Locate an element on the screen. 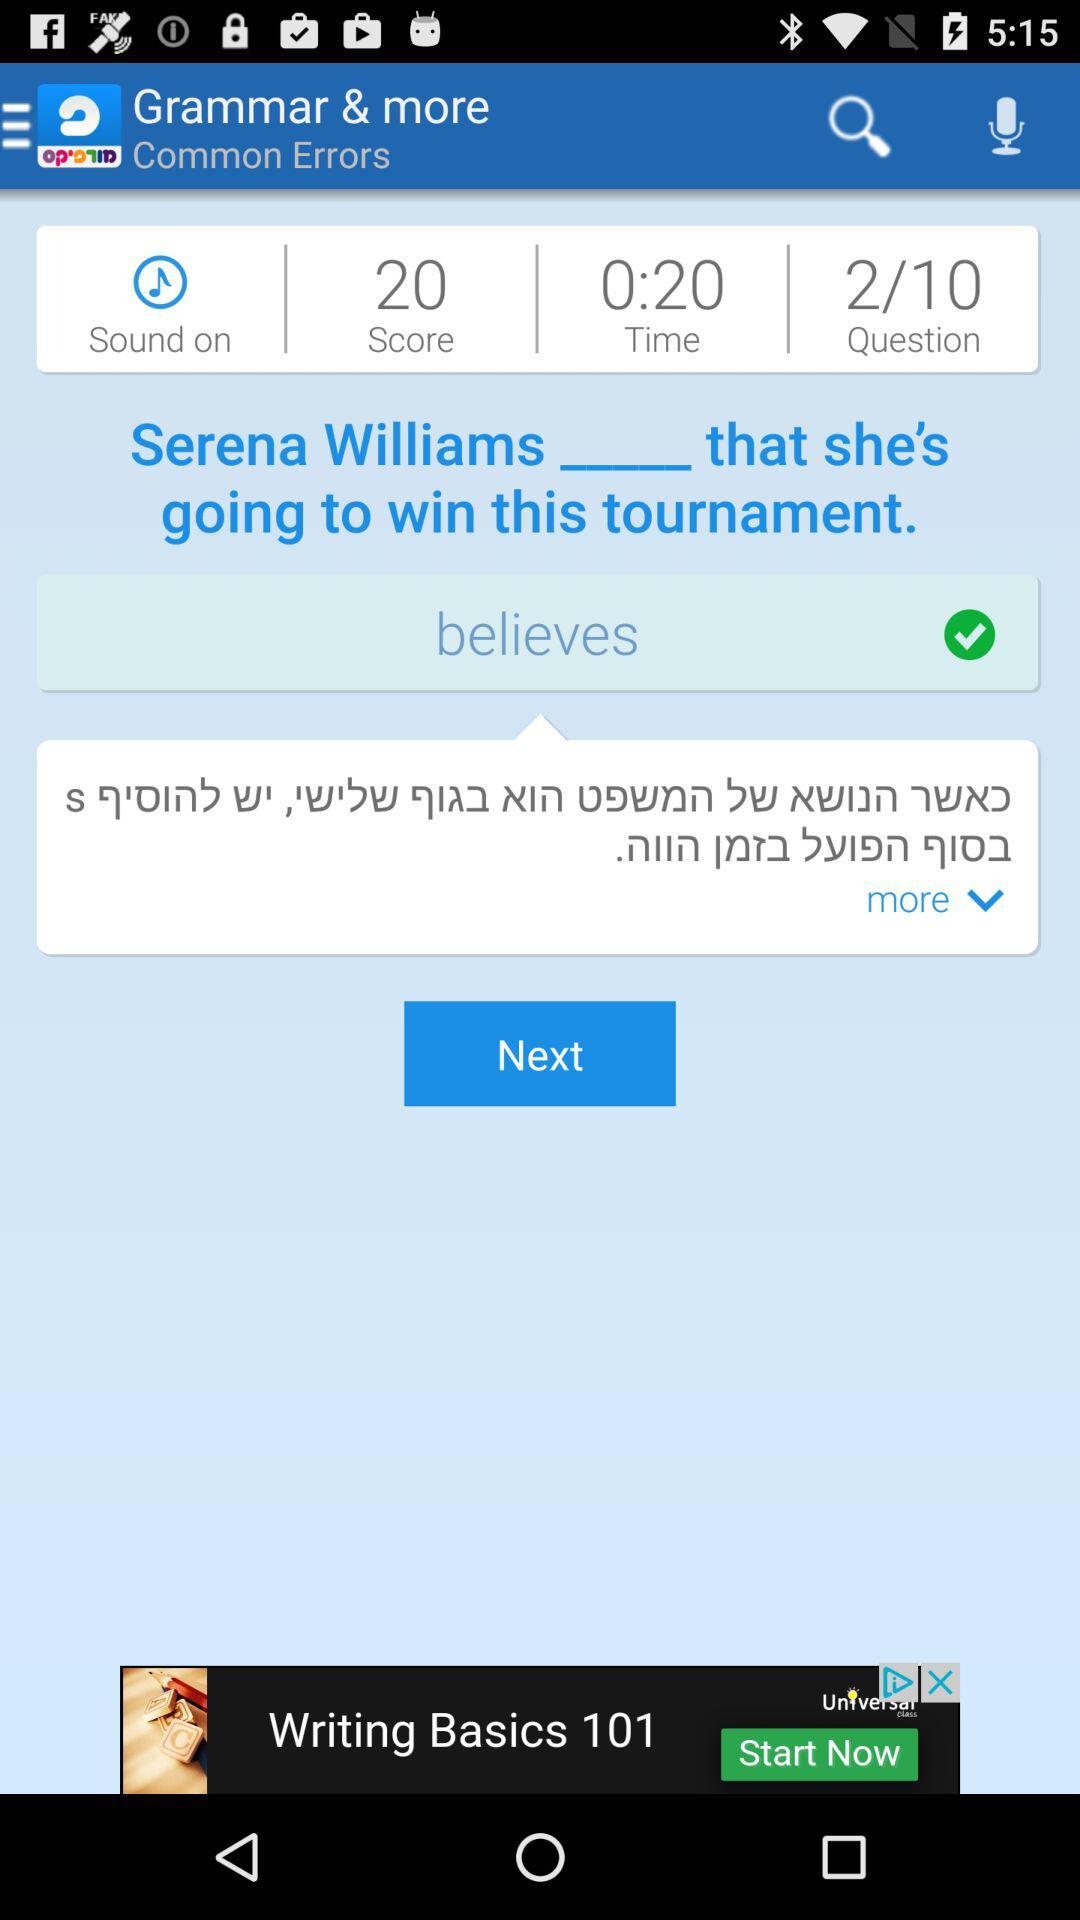 This screenshot has width=1080, height=1920. writing basics is located at coordinates (540, 1727).